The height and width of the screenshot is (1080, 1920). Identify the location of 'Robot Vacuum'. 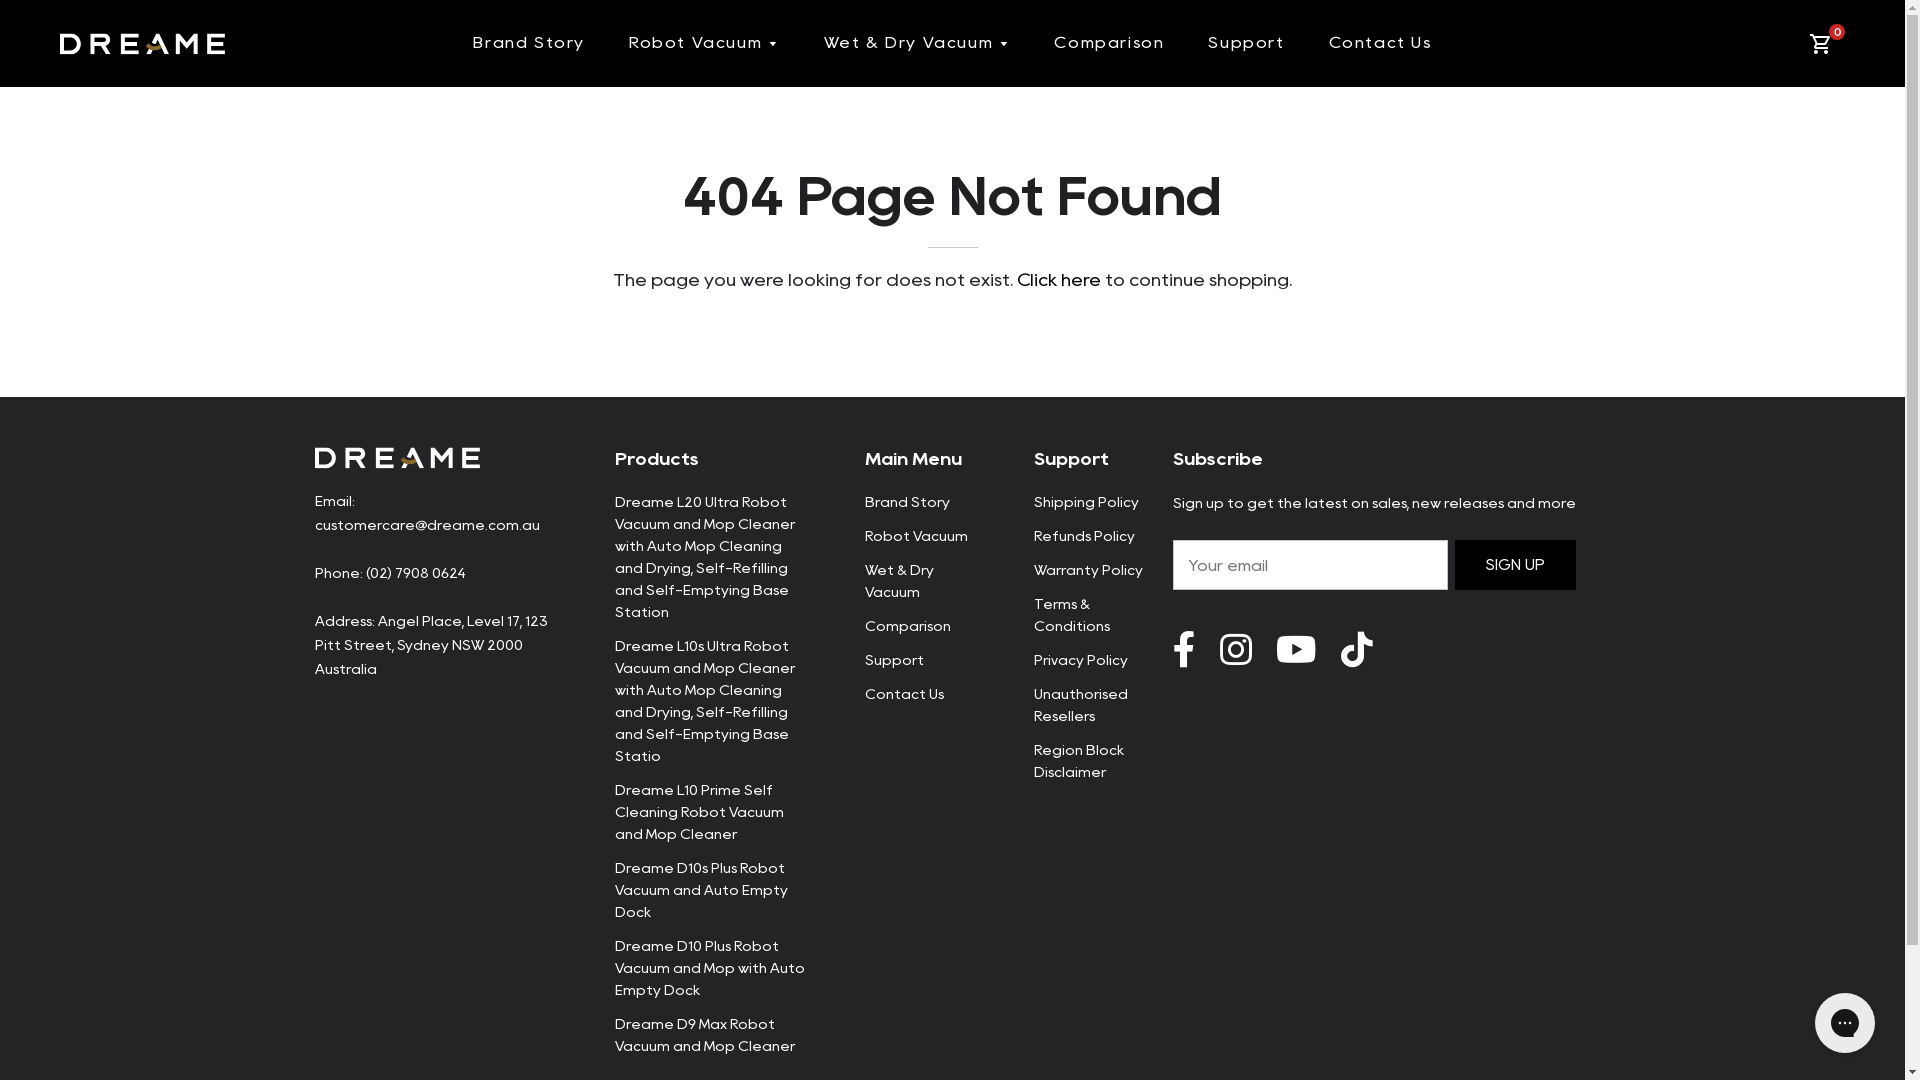
(914, 535).